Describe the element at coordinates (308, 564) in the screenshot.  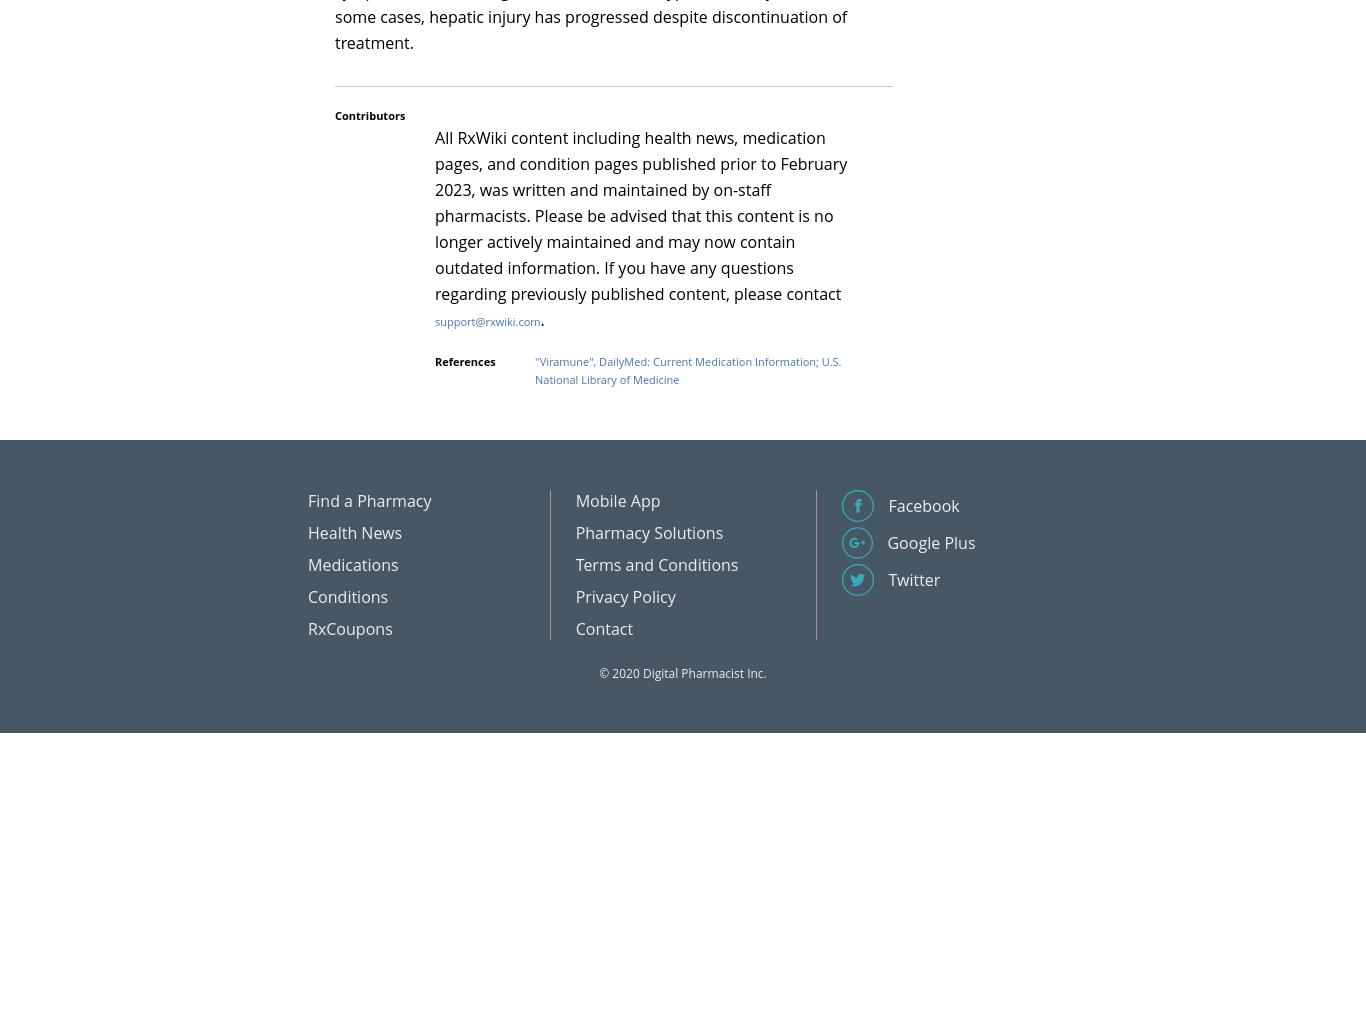
I see `'Medications'` at that location.